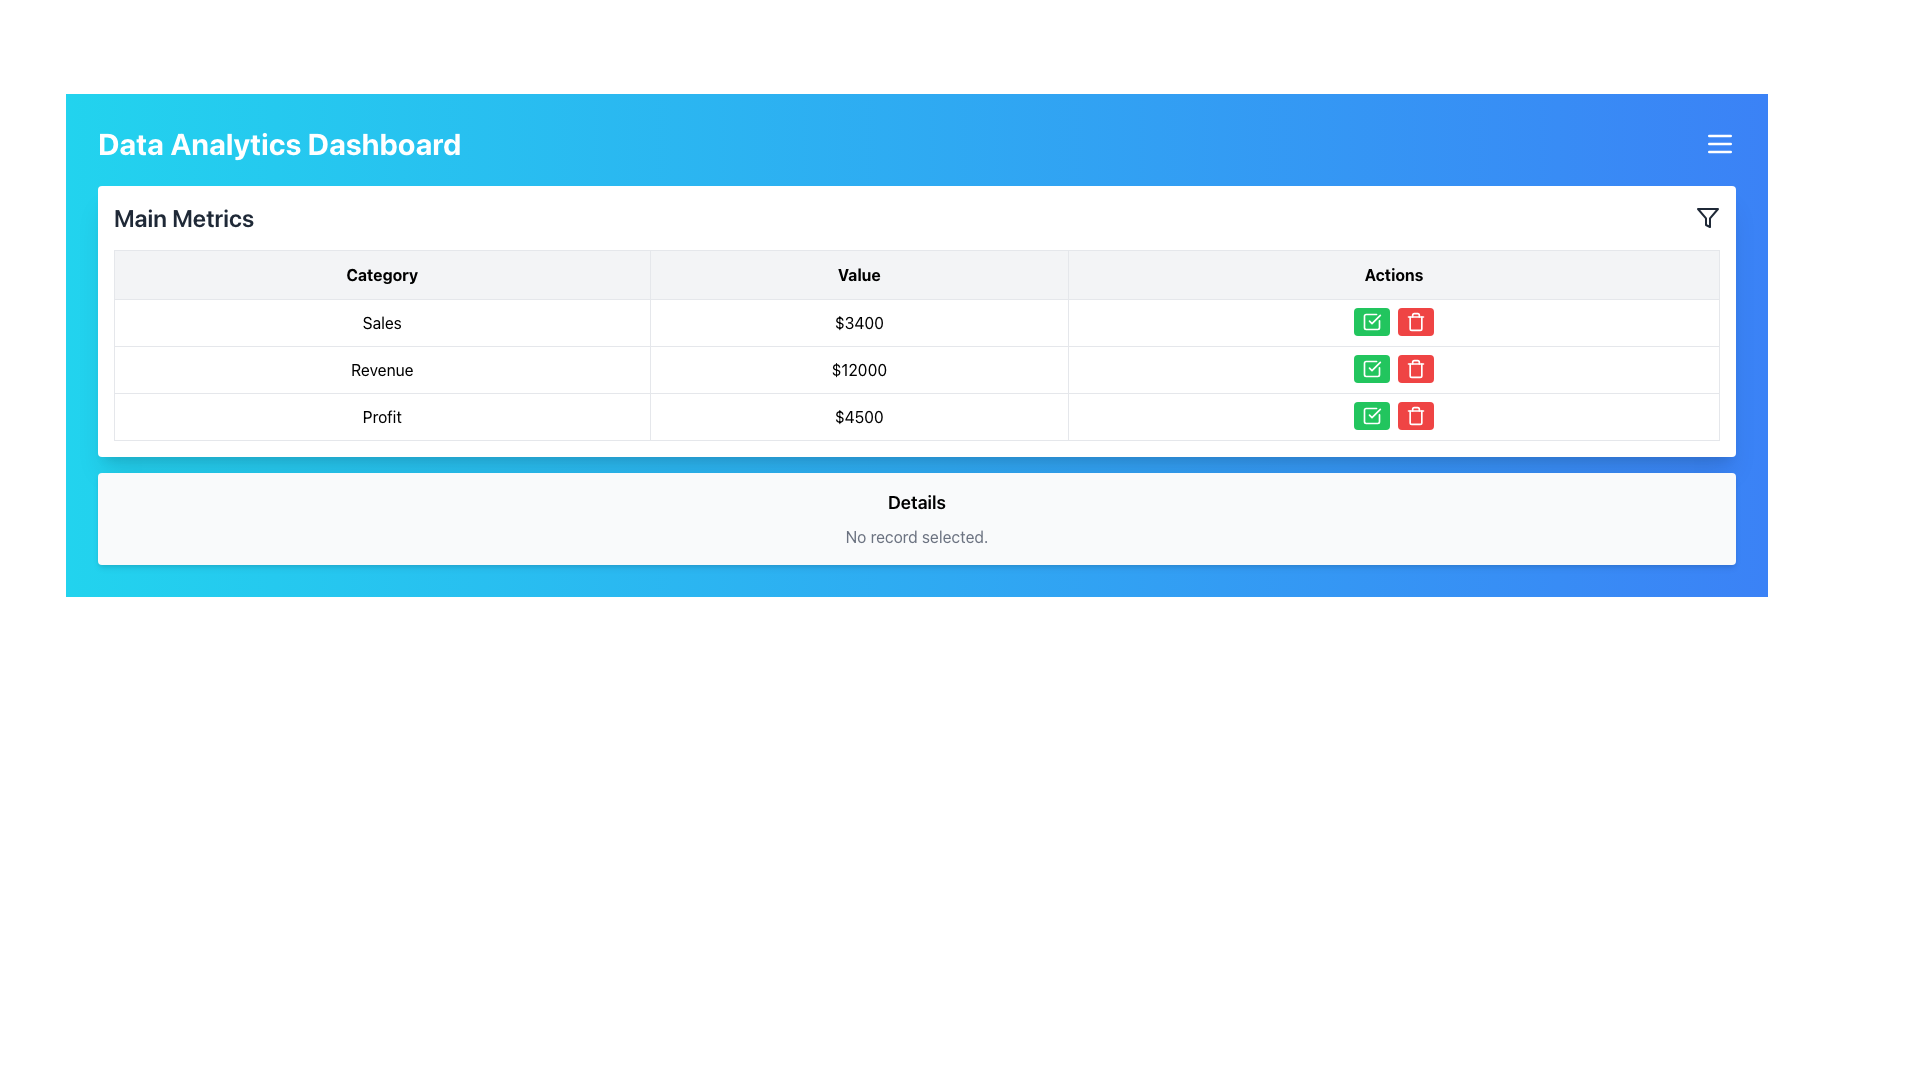 This screenshot has height=1080, width=1920. What do you see at coordinates (1718, 142) in the screenshot?
I see `the menu icon button styled with three horizontal lines stacked vertically, located in the top-right corner of the interface` at bounding box center [1718, 142].